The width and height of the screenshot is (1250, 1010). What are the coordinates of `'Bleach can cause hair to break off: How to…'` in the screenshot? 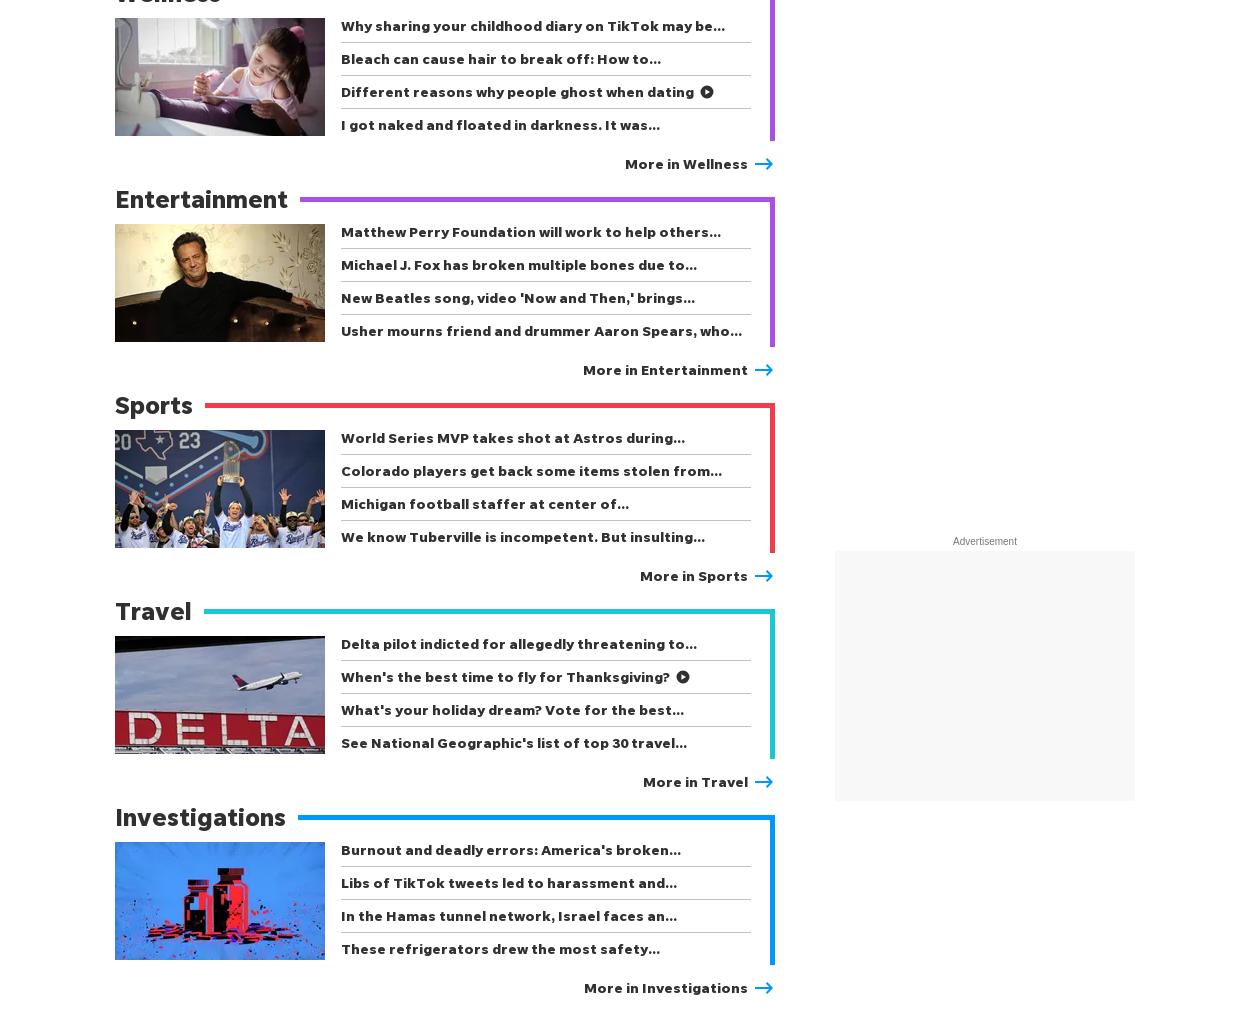 It's located at (501, 57).